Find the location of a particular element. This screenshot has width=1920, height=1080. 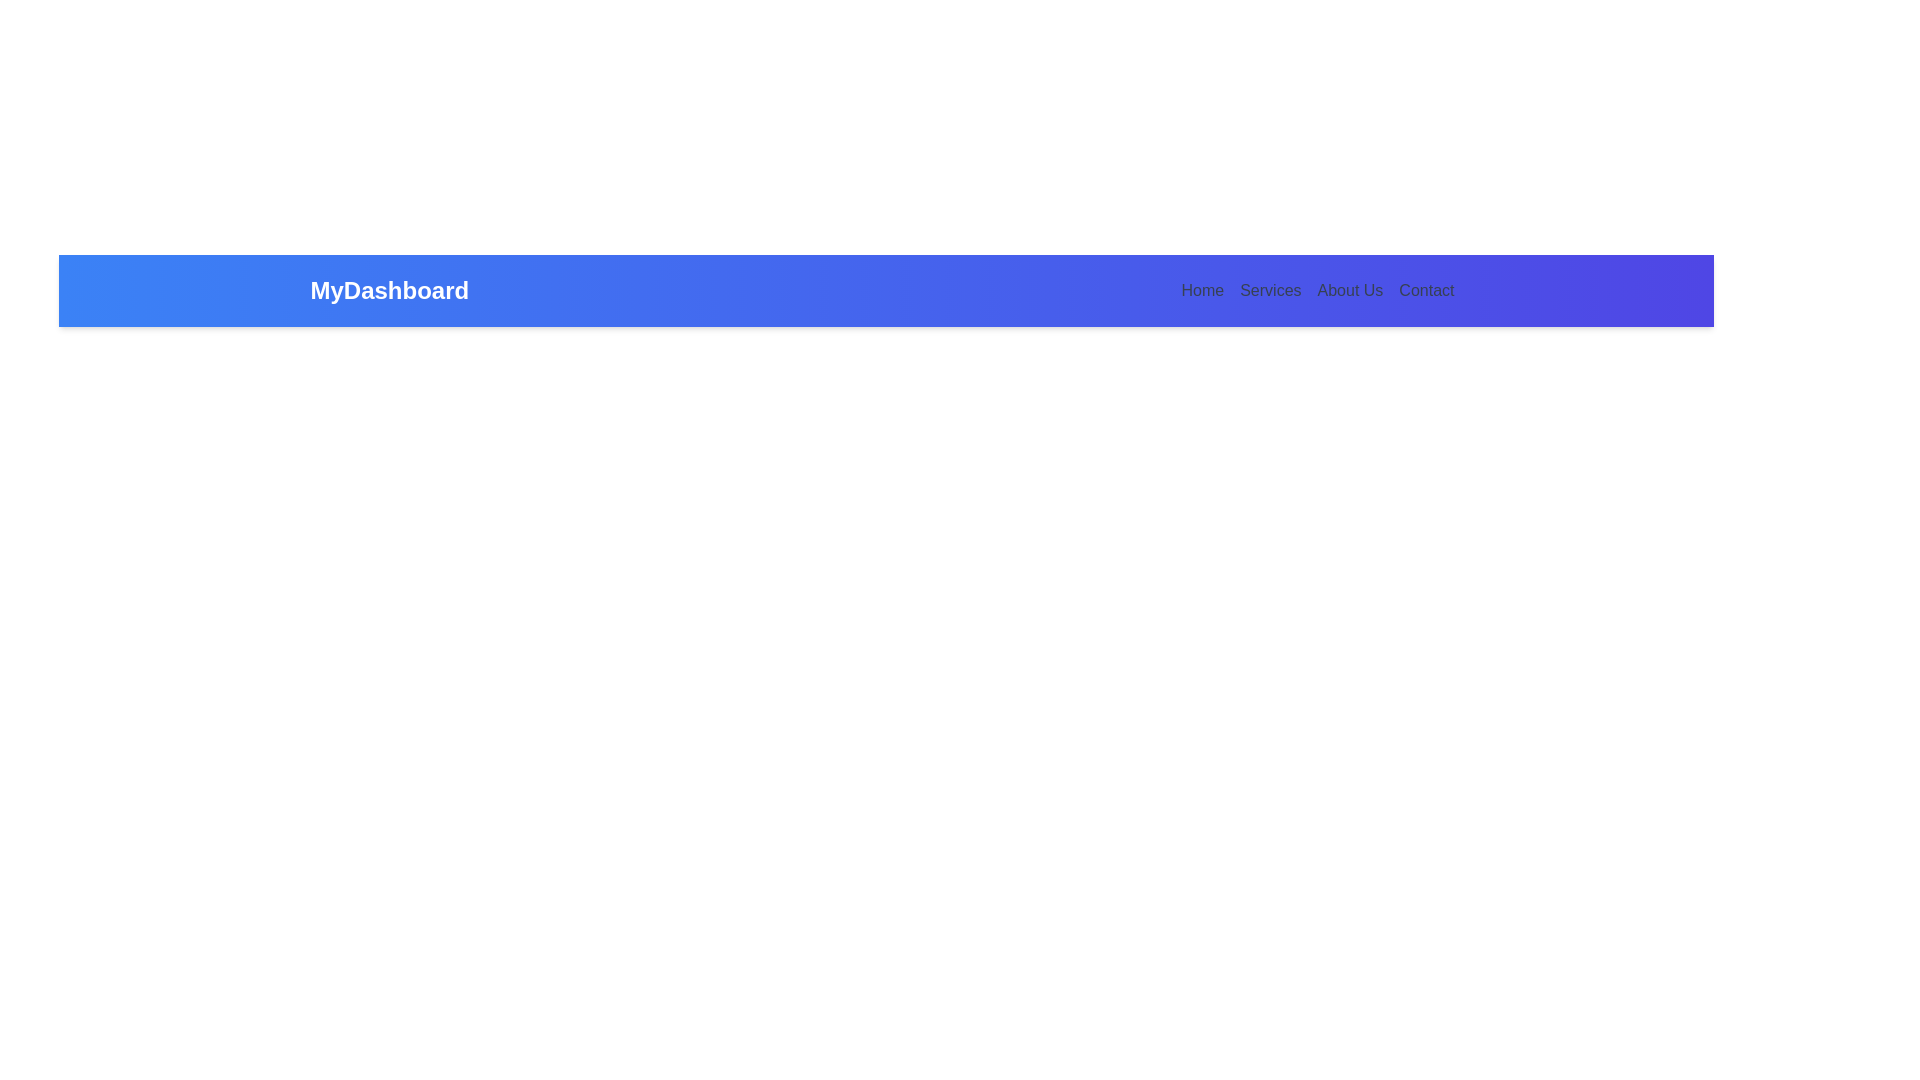

the second navigational link in the horizontal navigation bar is located at coordinates (1269, 290).